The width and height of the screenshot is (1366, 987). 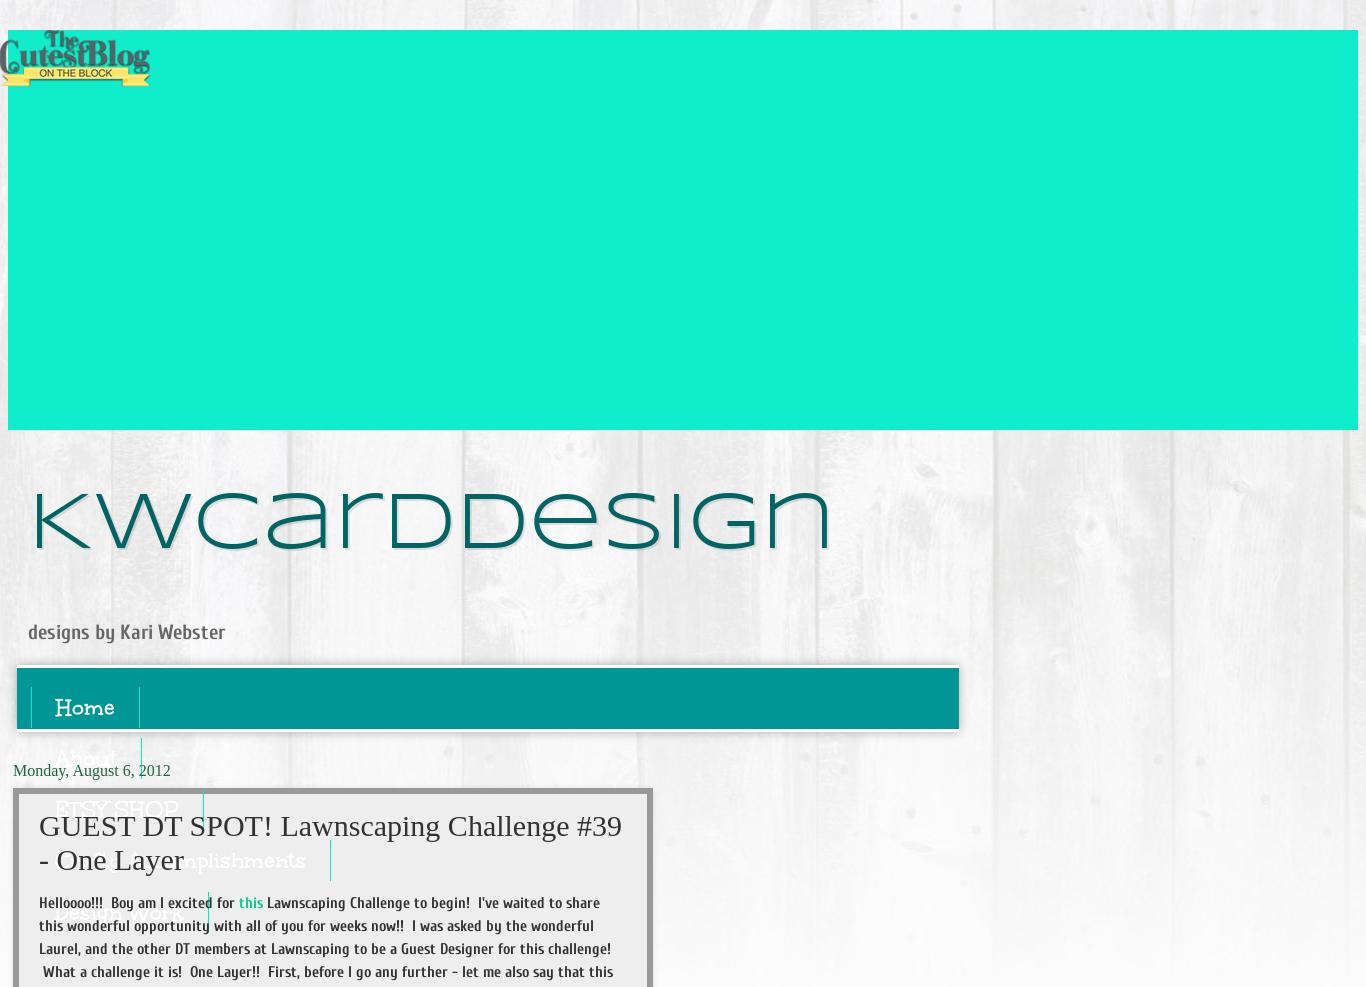 What do you see at coordinates (116, 809) in the screenshot?
I see `'ETSY SHOP'` at bounding box center [116, 809].